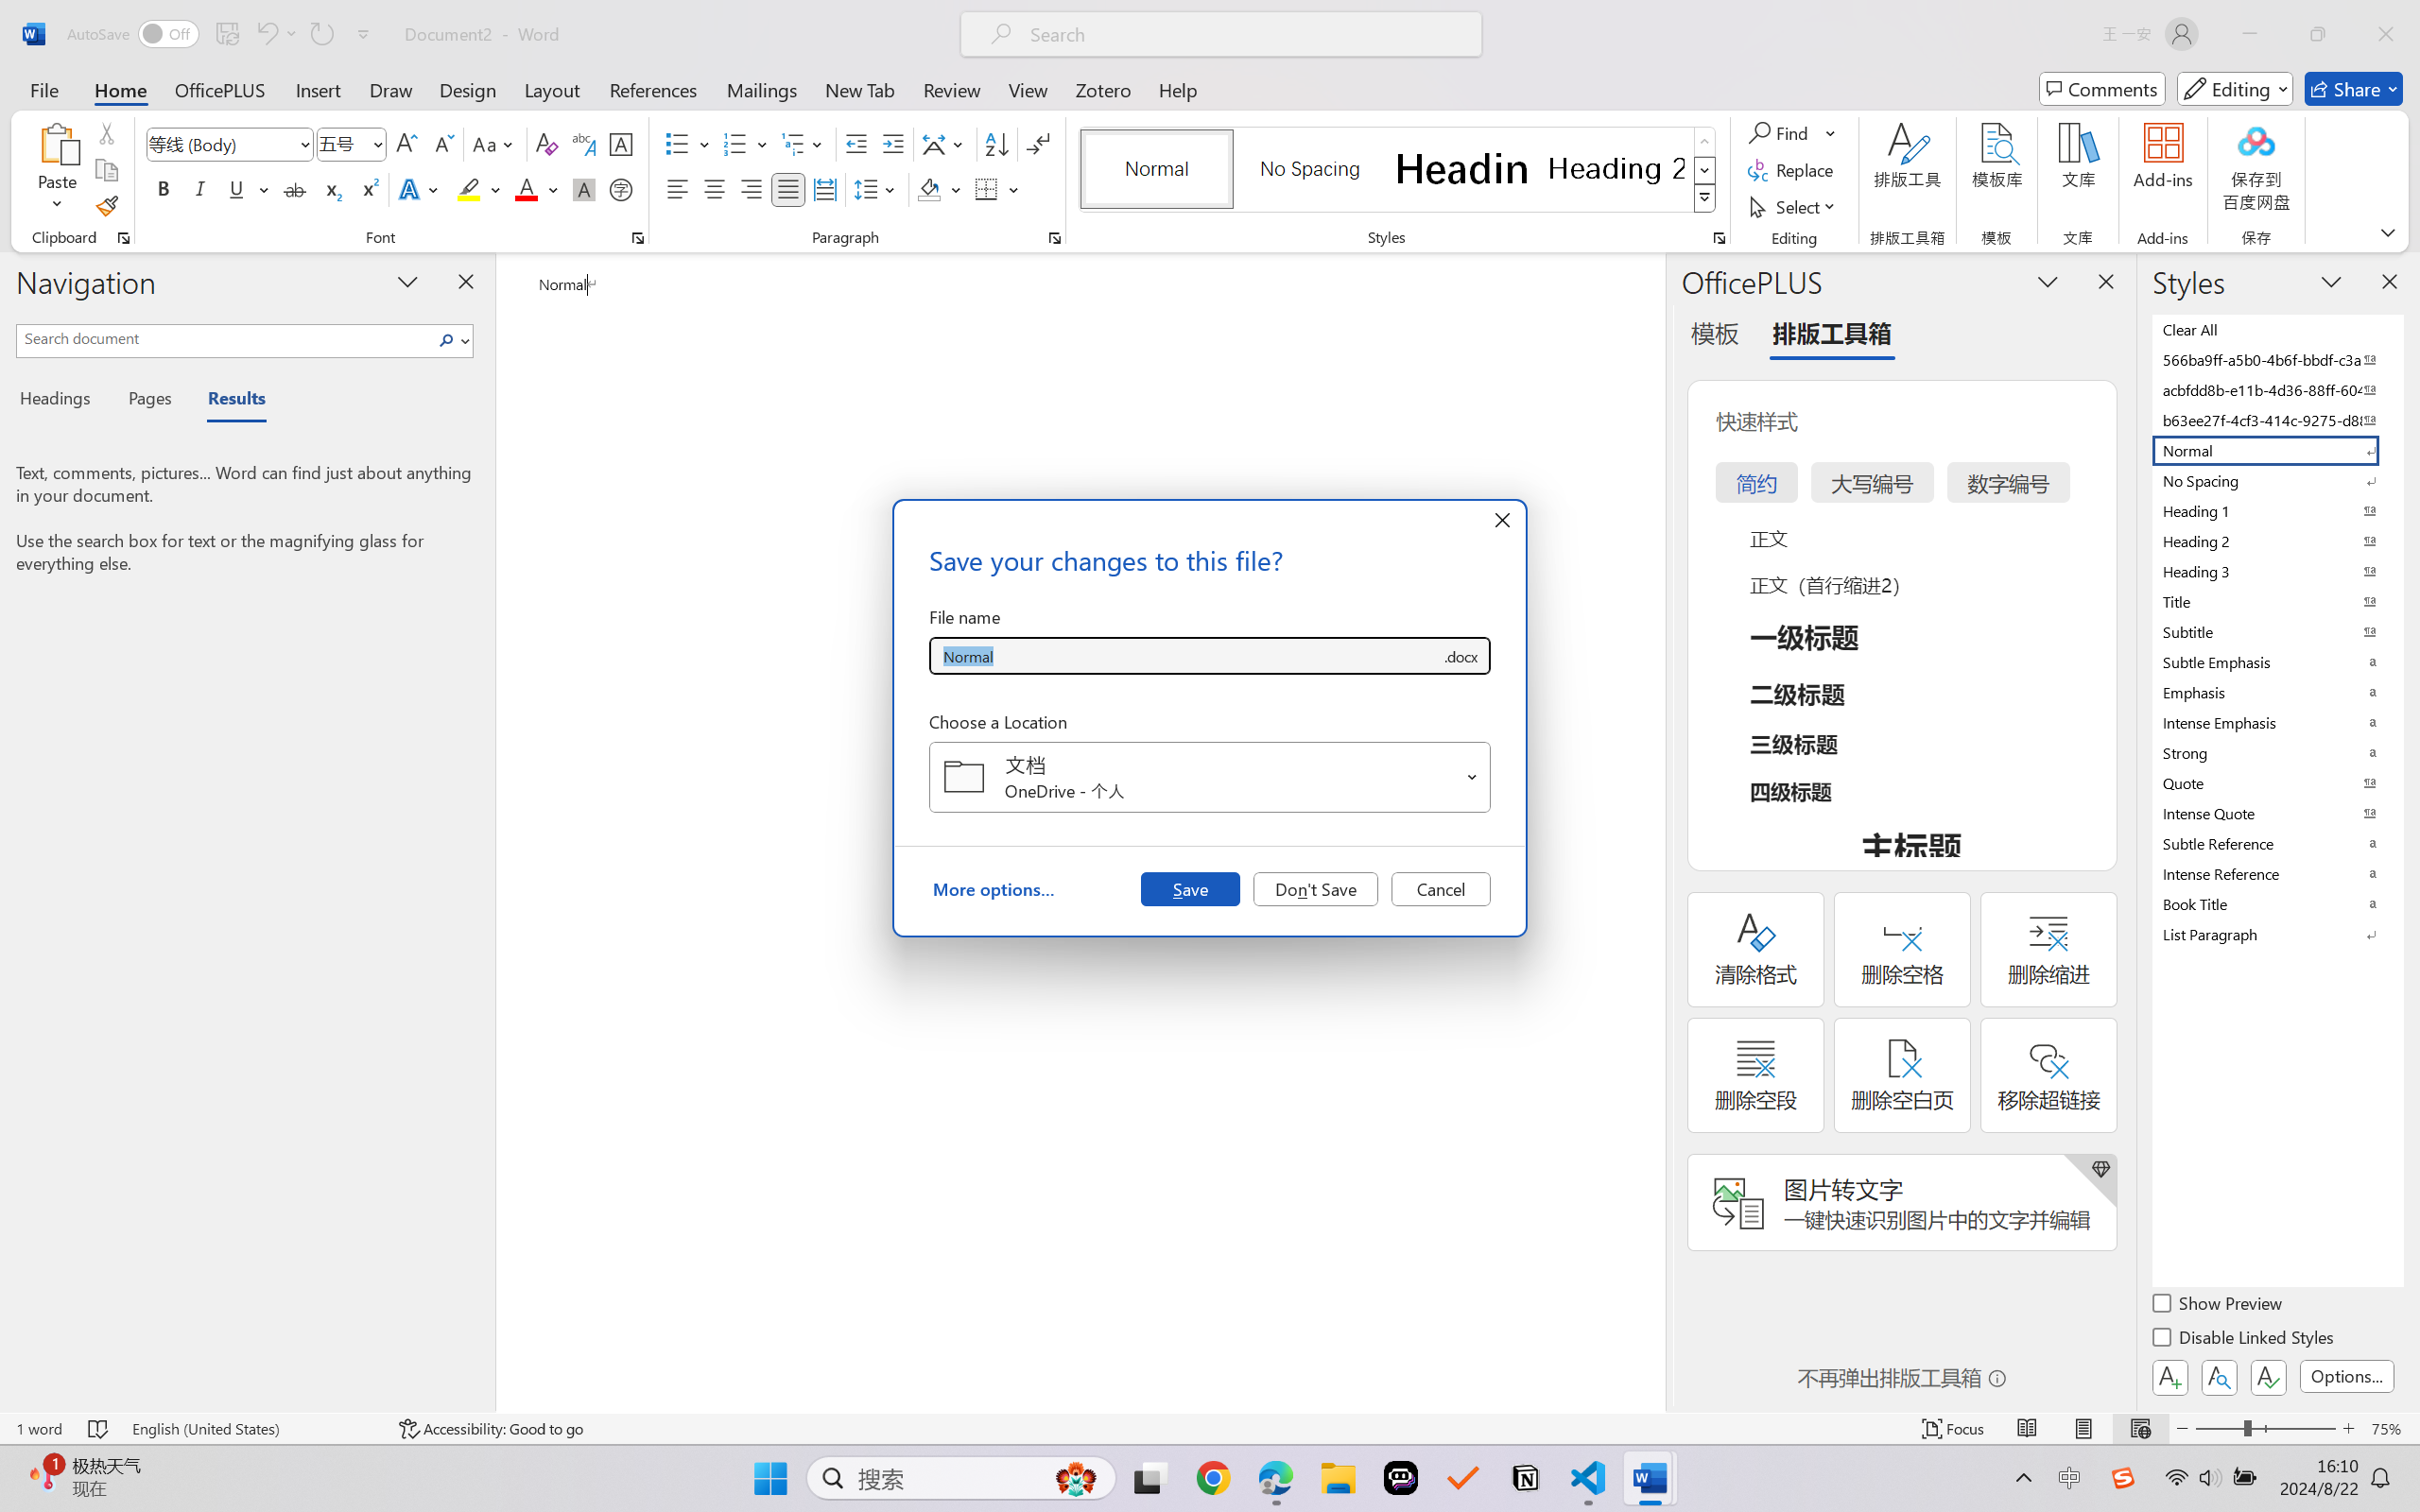  I want to click on 'Disable Linked Styles', so click(2243, 1339).